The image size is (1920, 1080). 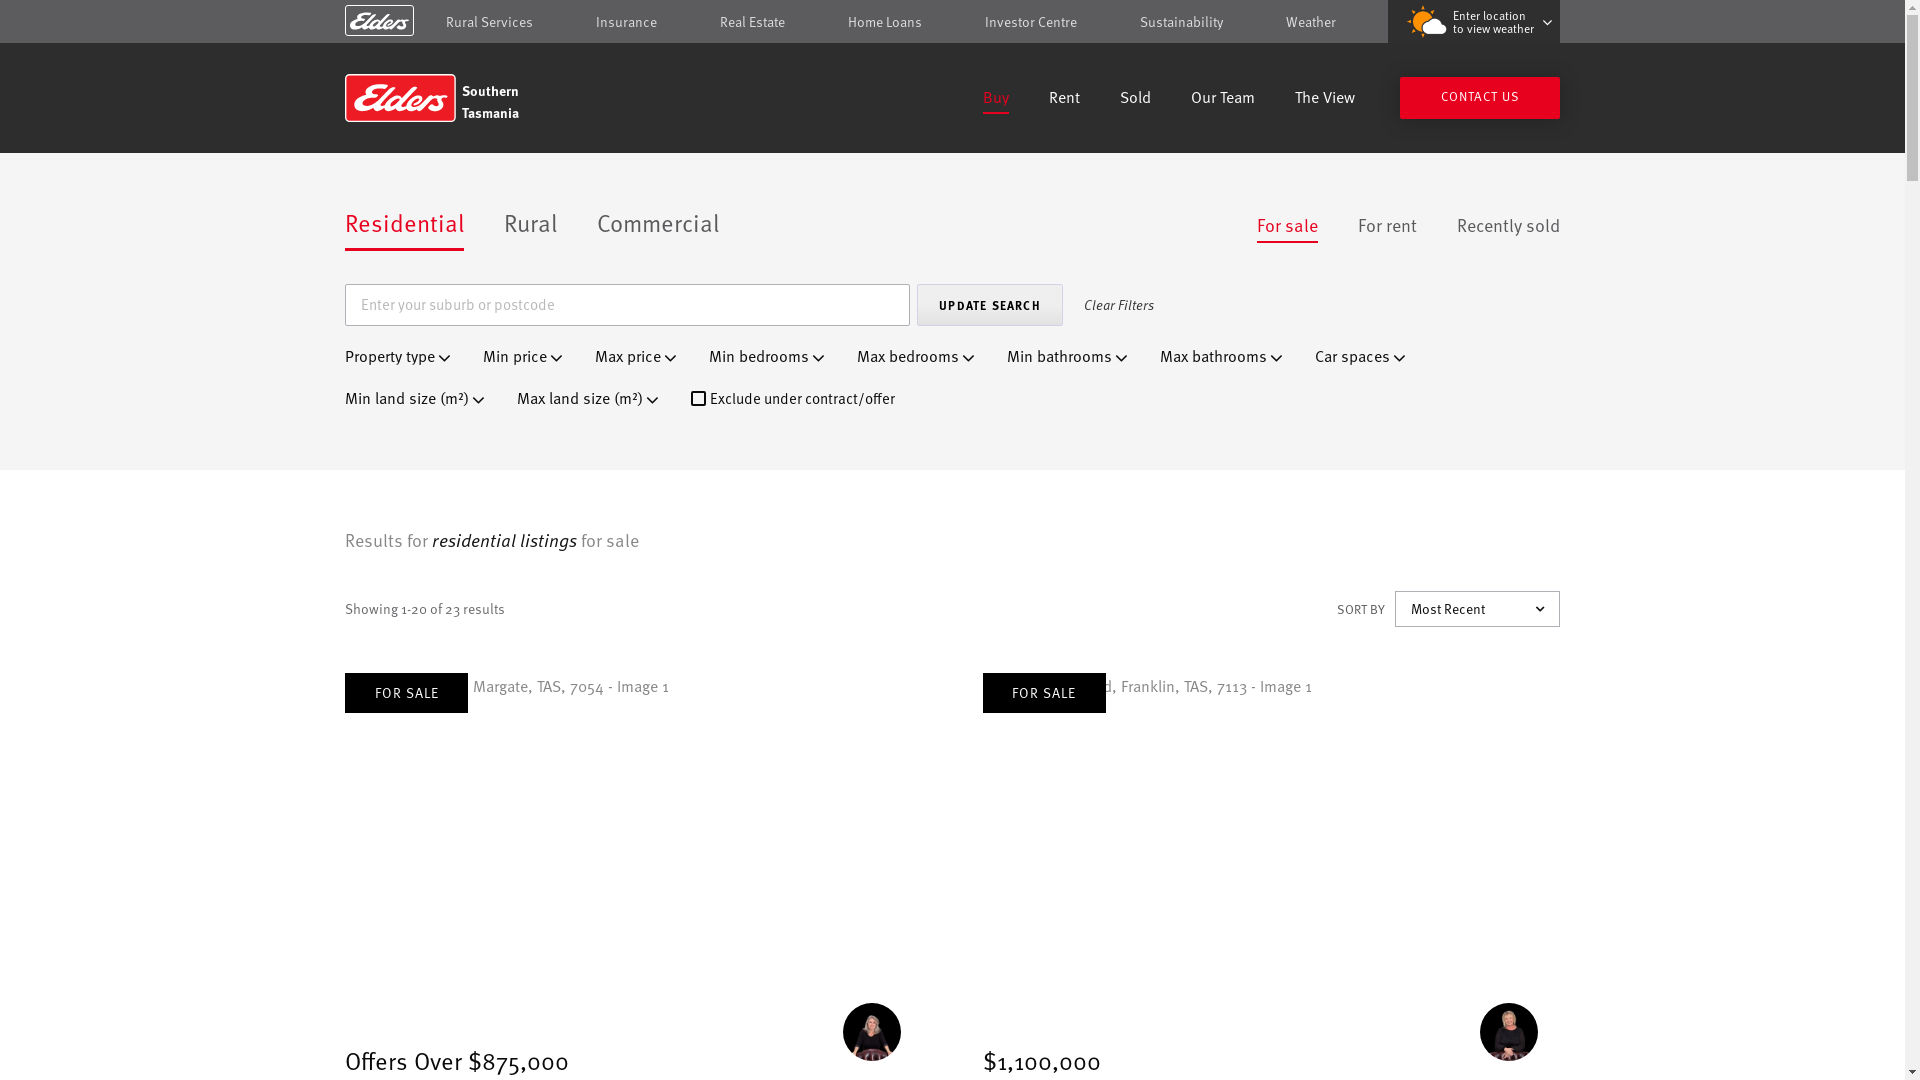 I want to click on 'Southern Tasmania', so click(x=488, y=97).